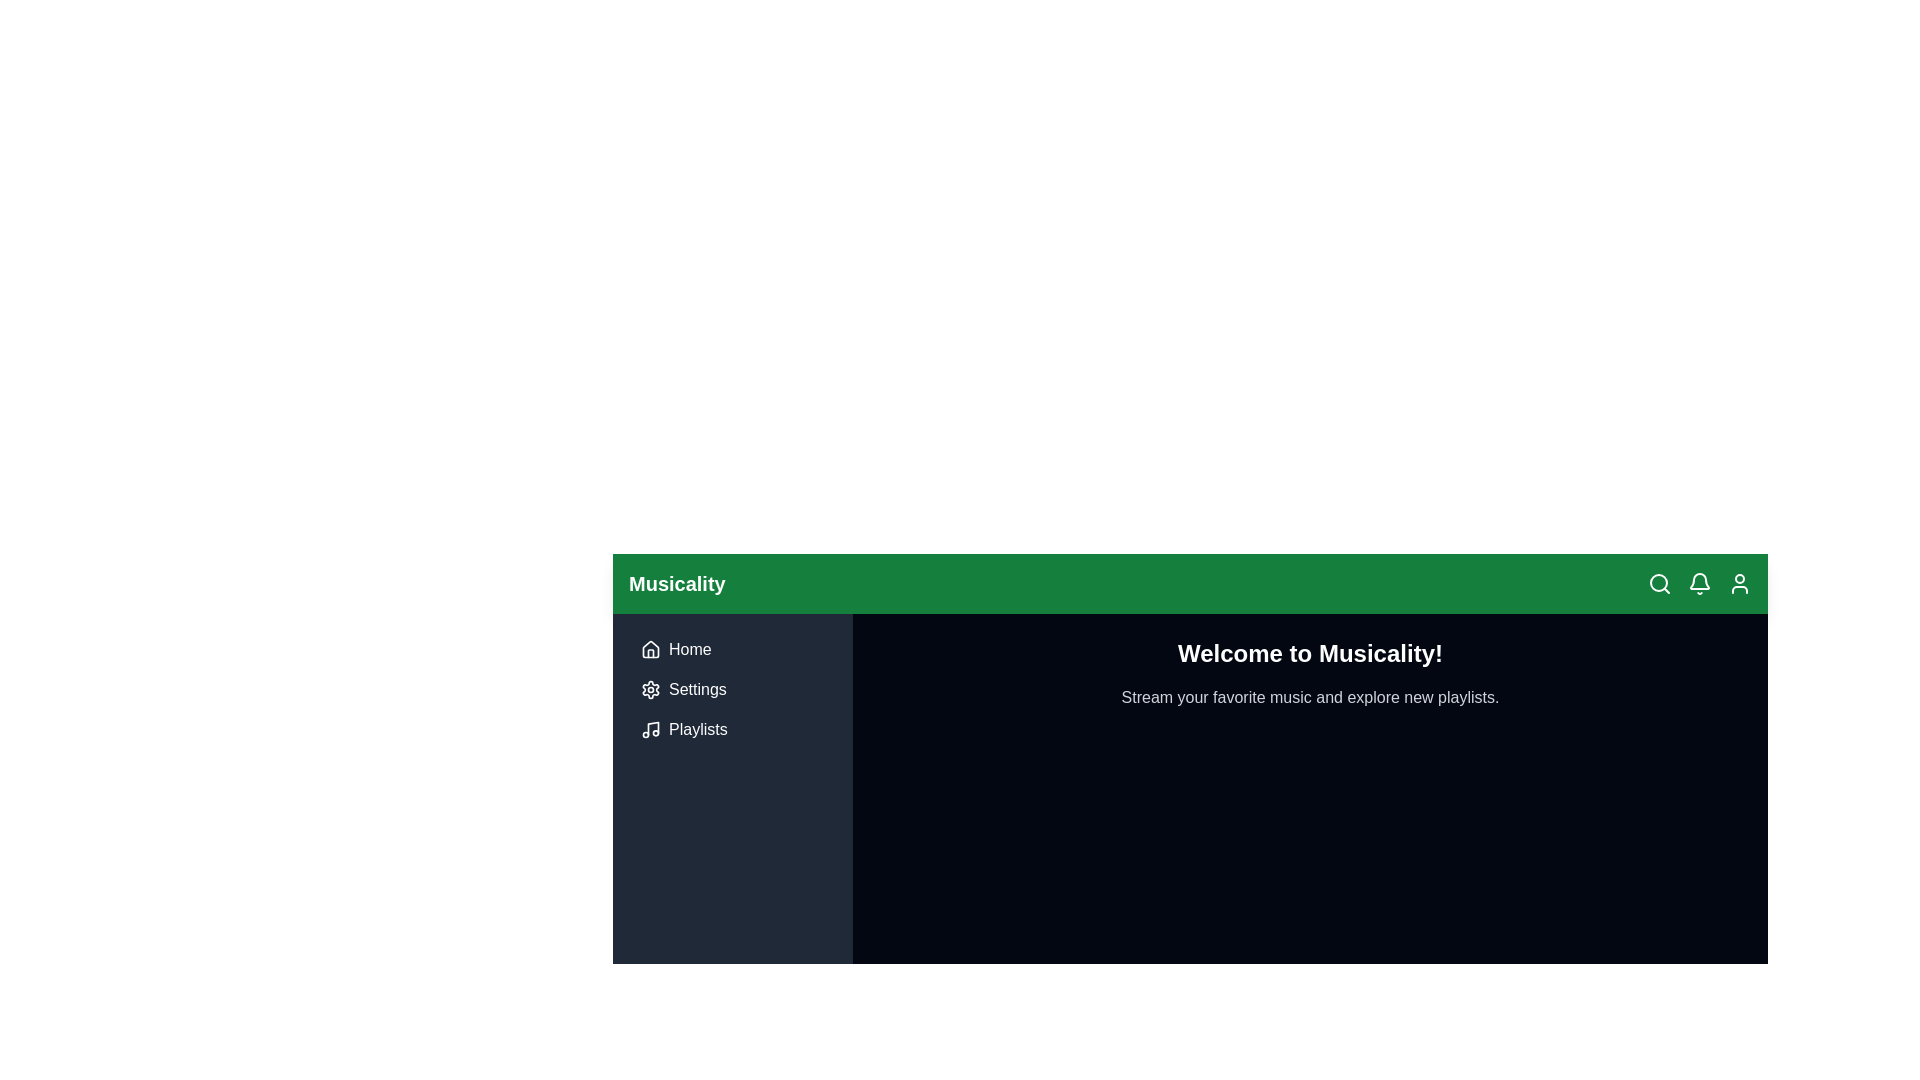 This screenshot has width=1920, height=1080. Describe the element at coordinates (1698, 581) in the screenshot. I see `the central part of the bell-shaped notification icon located in the top right corner of the app's navigation bar` at that location.